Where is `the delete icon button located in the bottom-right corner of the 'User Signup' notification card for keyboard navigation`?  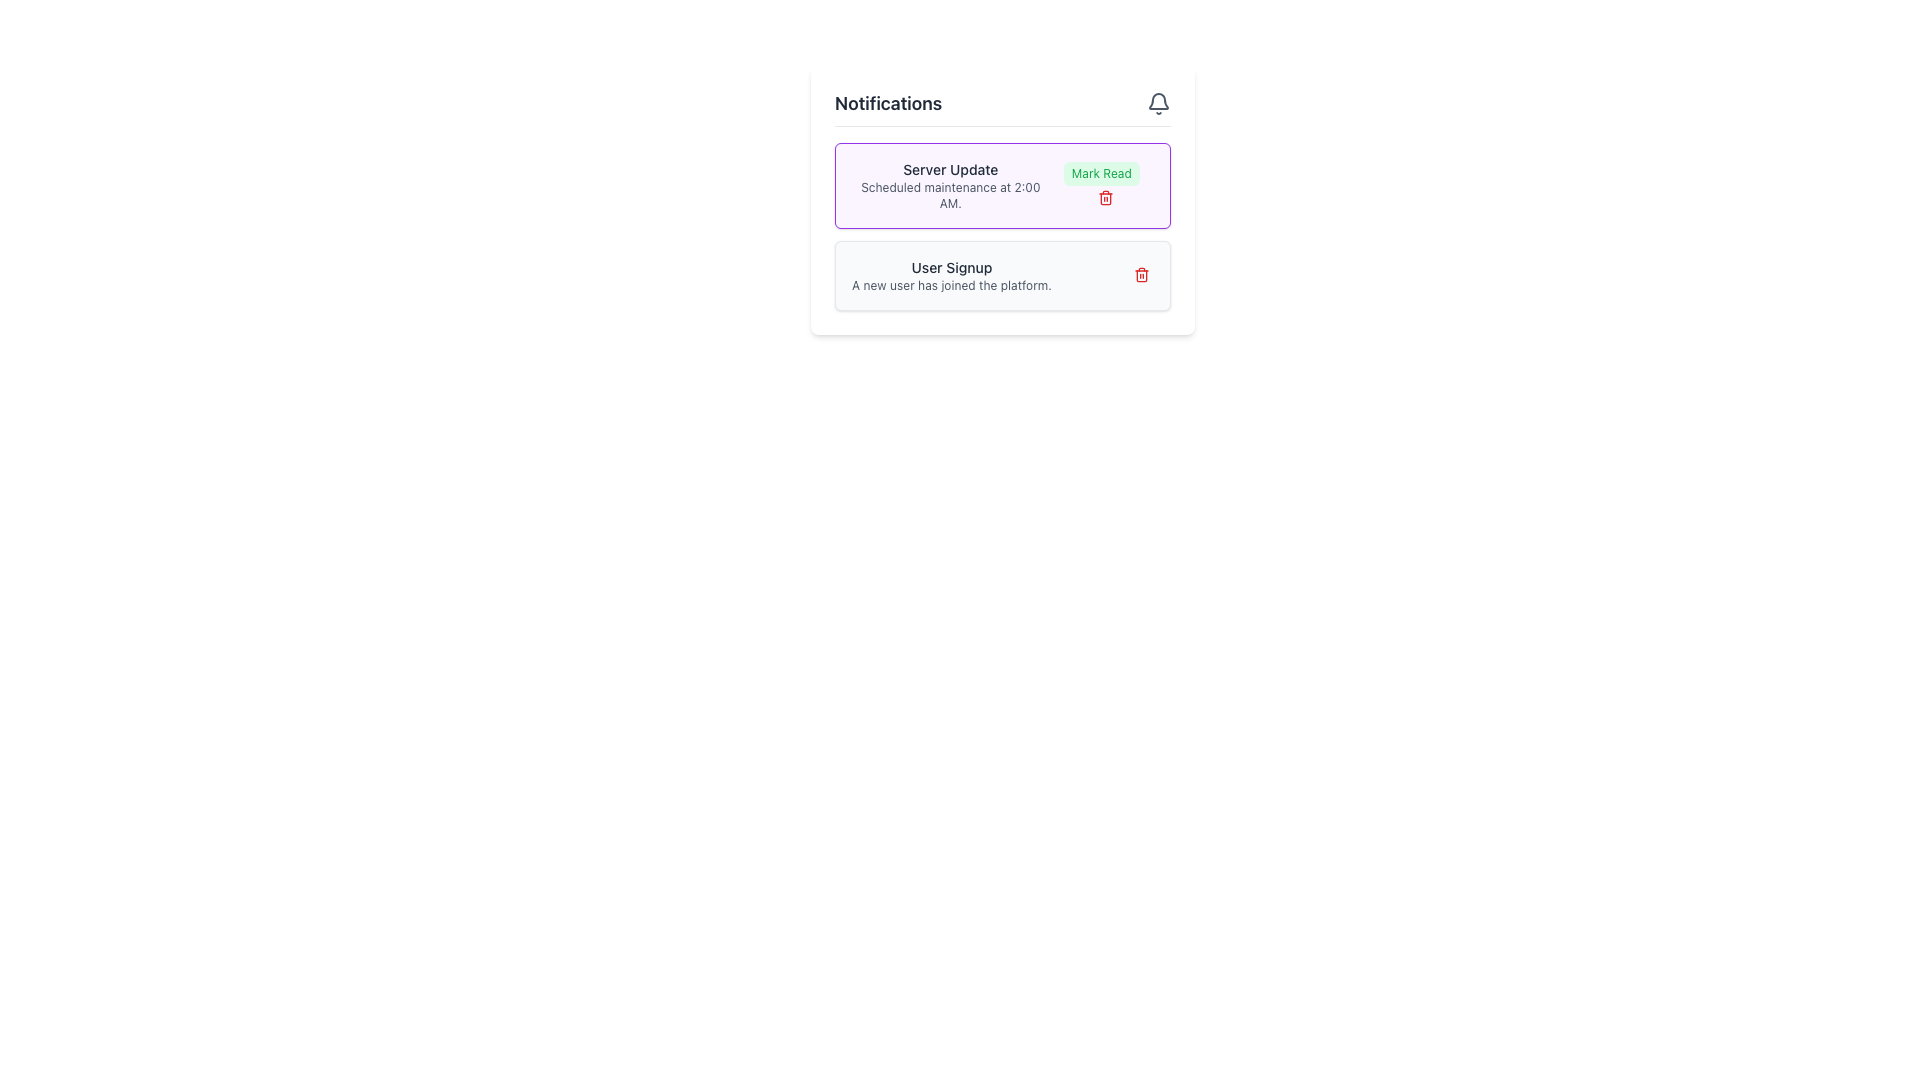 the delete icon button located in the bottom-right corner of the 'User Signup' notification card for keyboard navigation is located at coordinates (1142, 274).